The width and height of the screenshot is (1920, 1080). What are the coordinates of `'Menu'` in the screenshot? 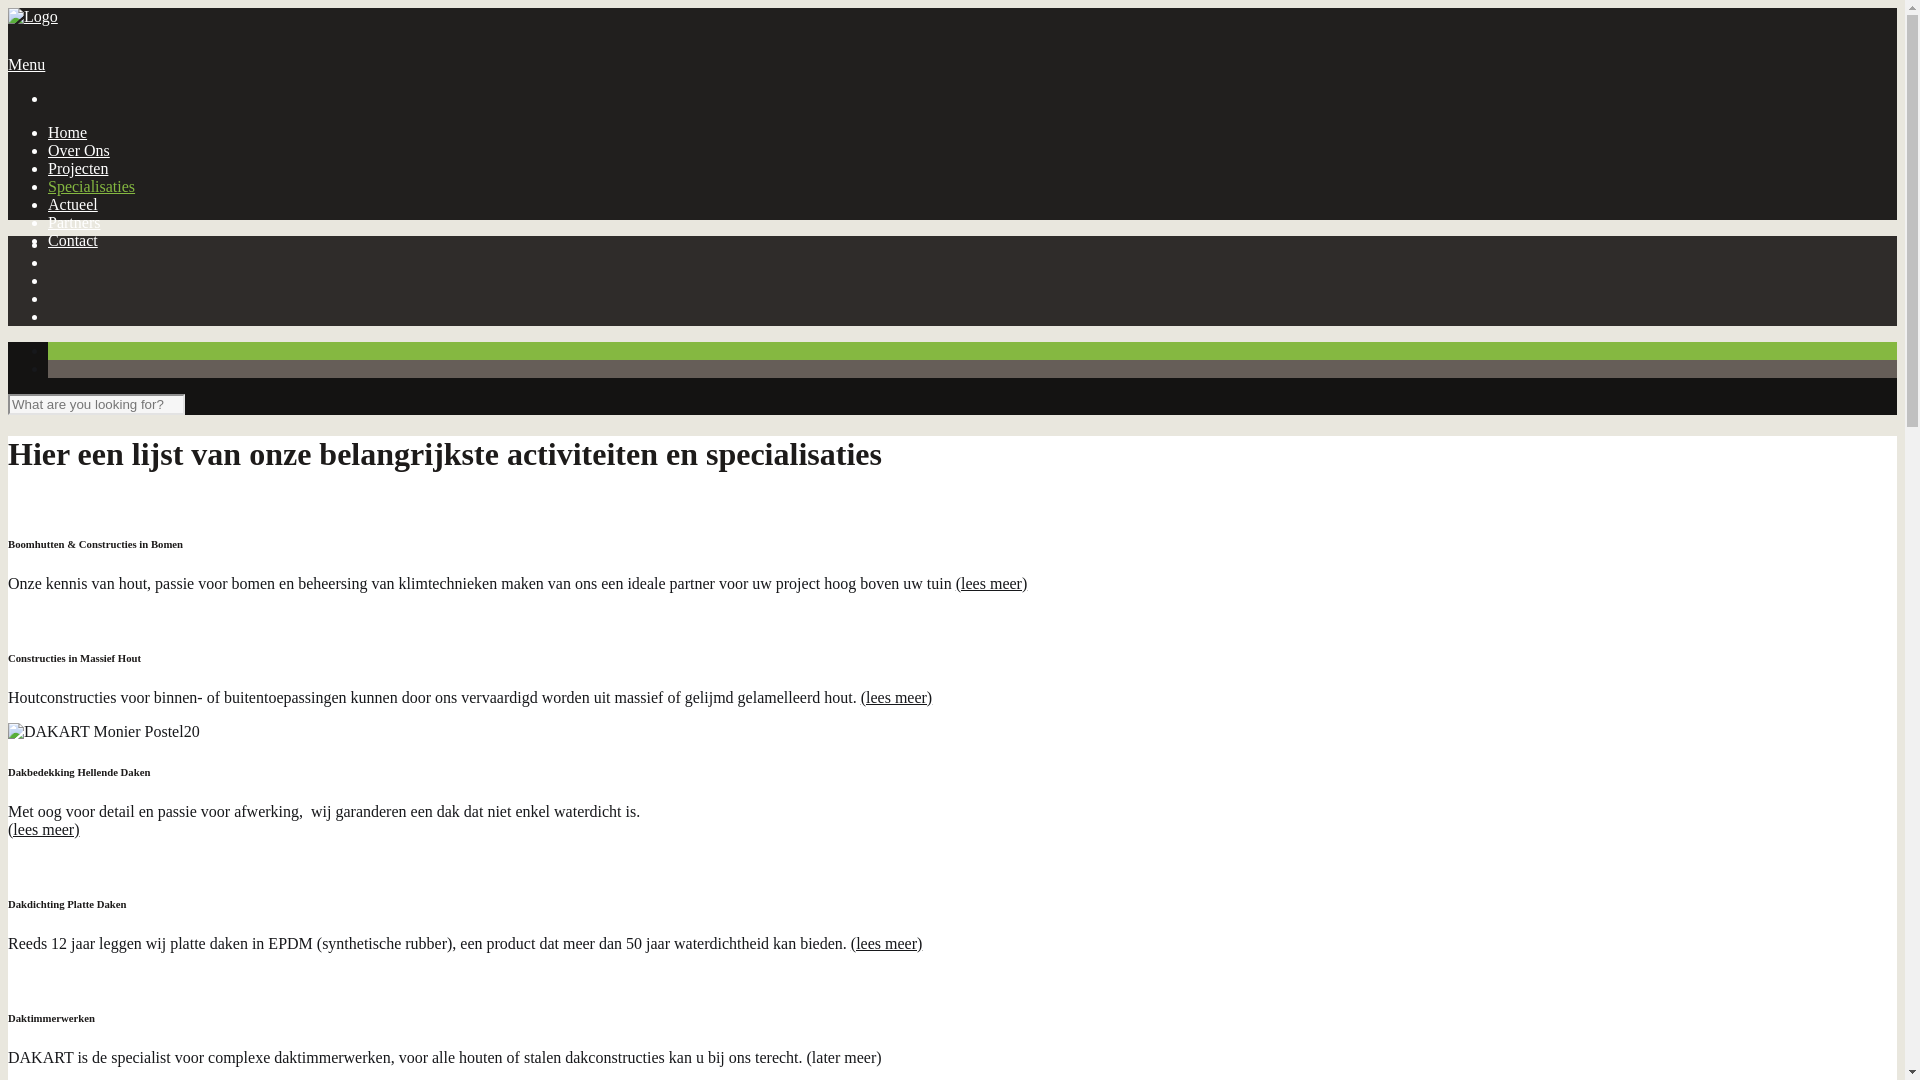 It's located at (26, 63).